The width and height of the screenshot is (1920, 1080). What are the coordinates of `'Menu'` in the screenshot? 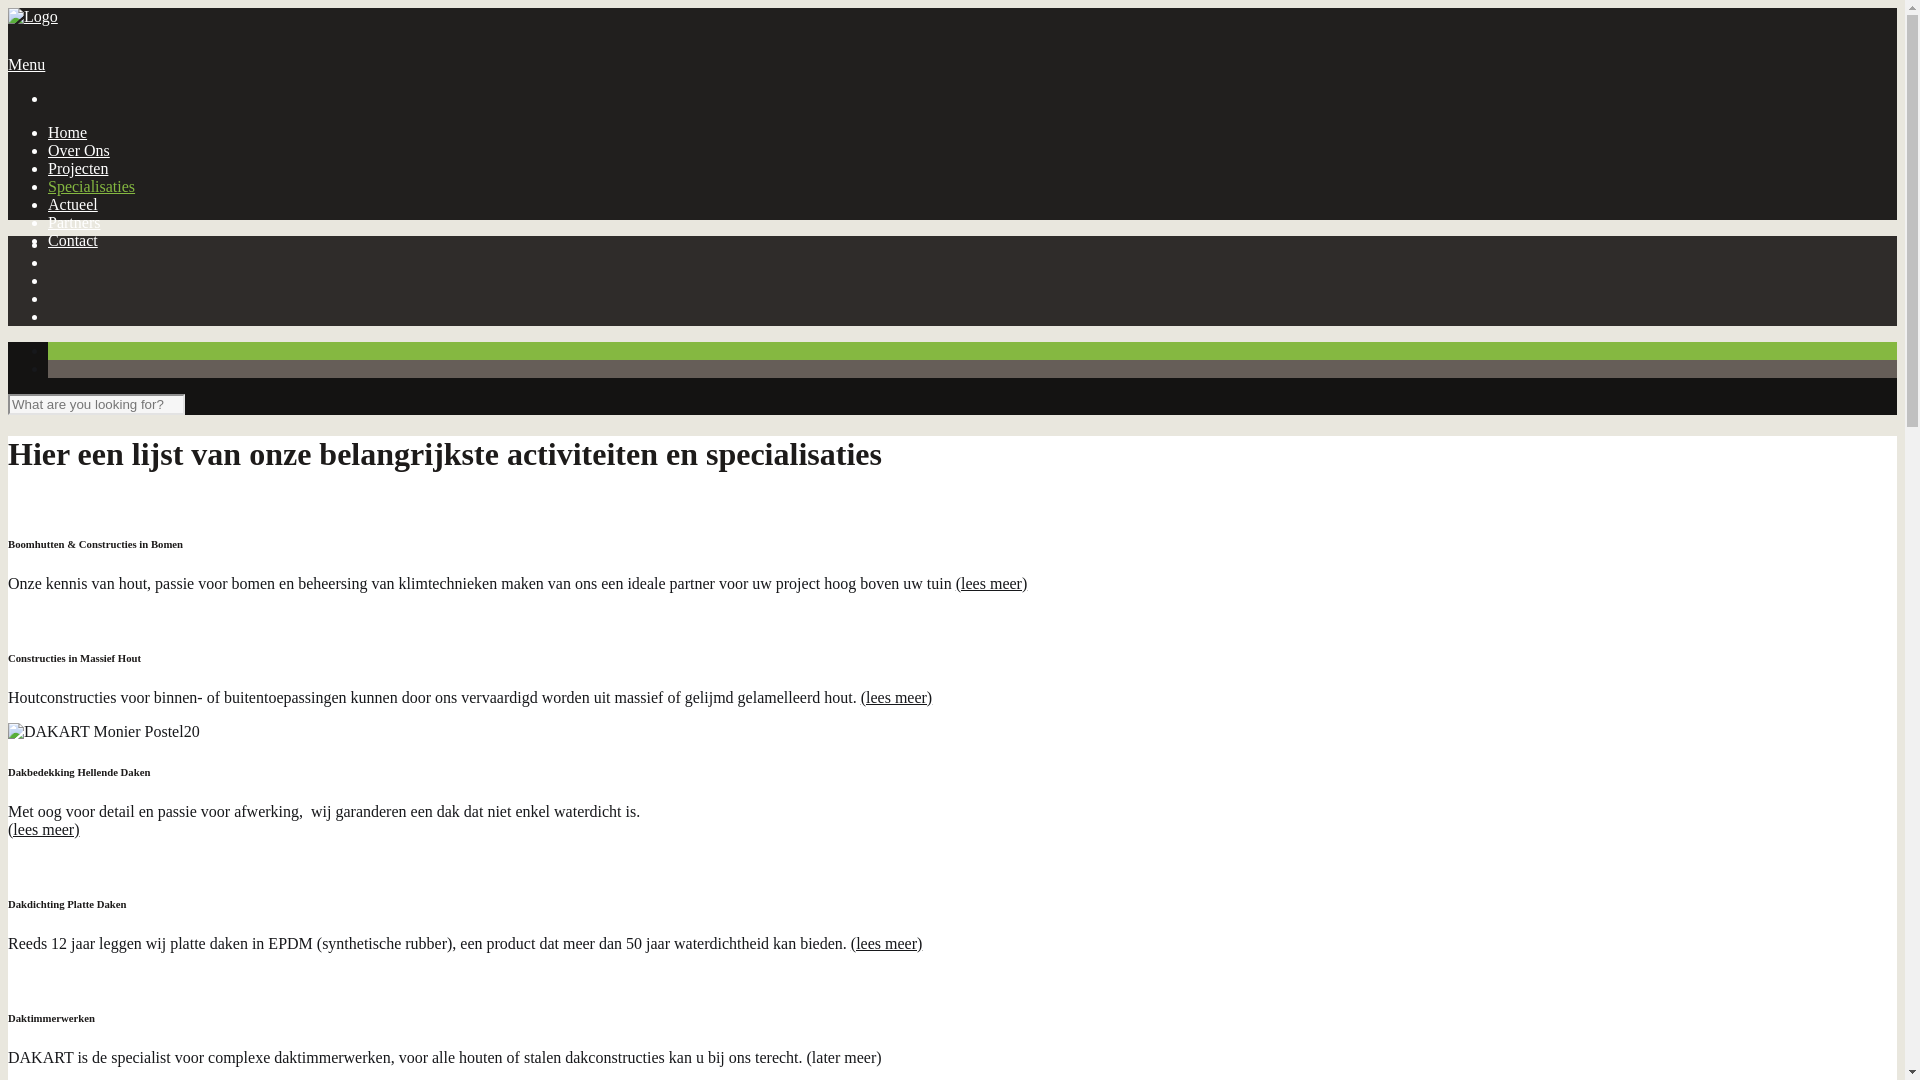 It's located at (26, 63).